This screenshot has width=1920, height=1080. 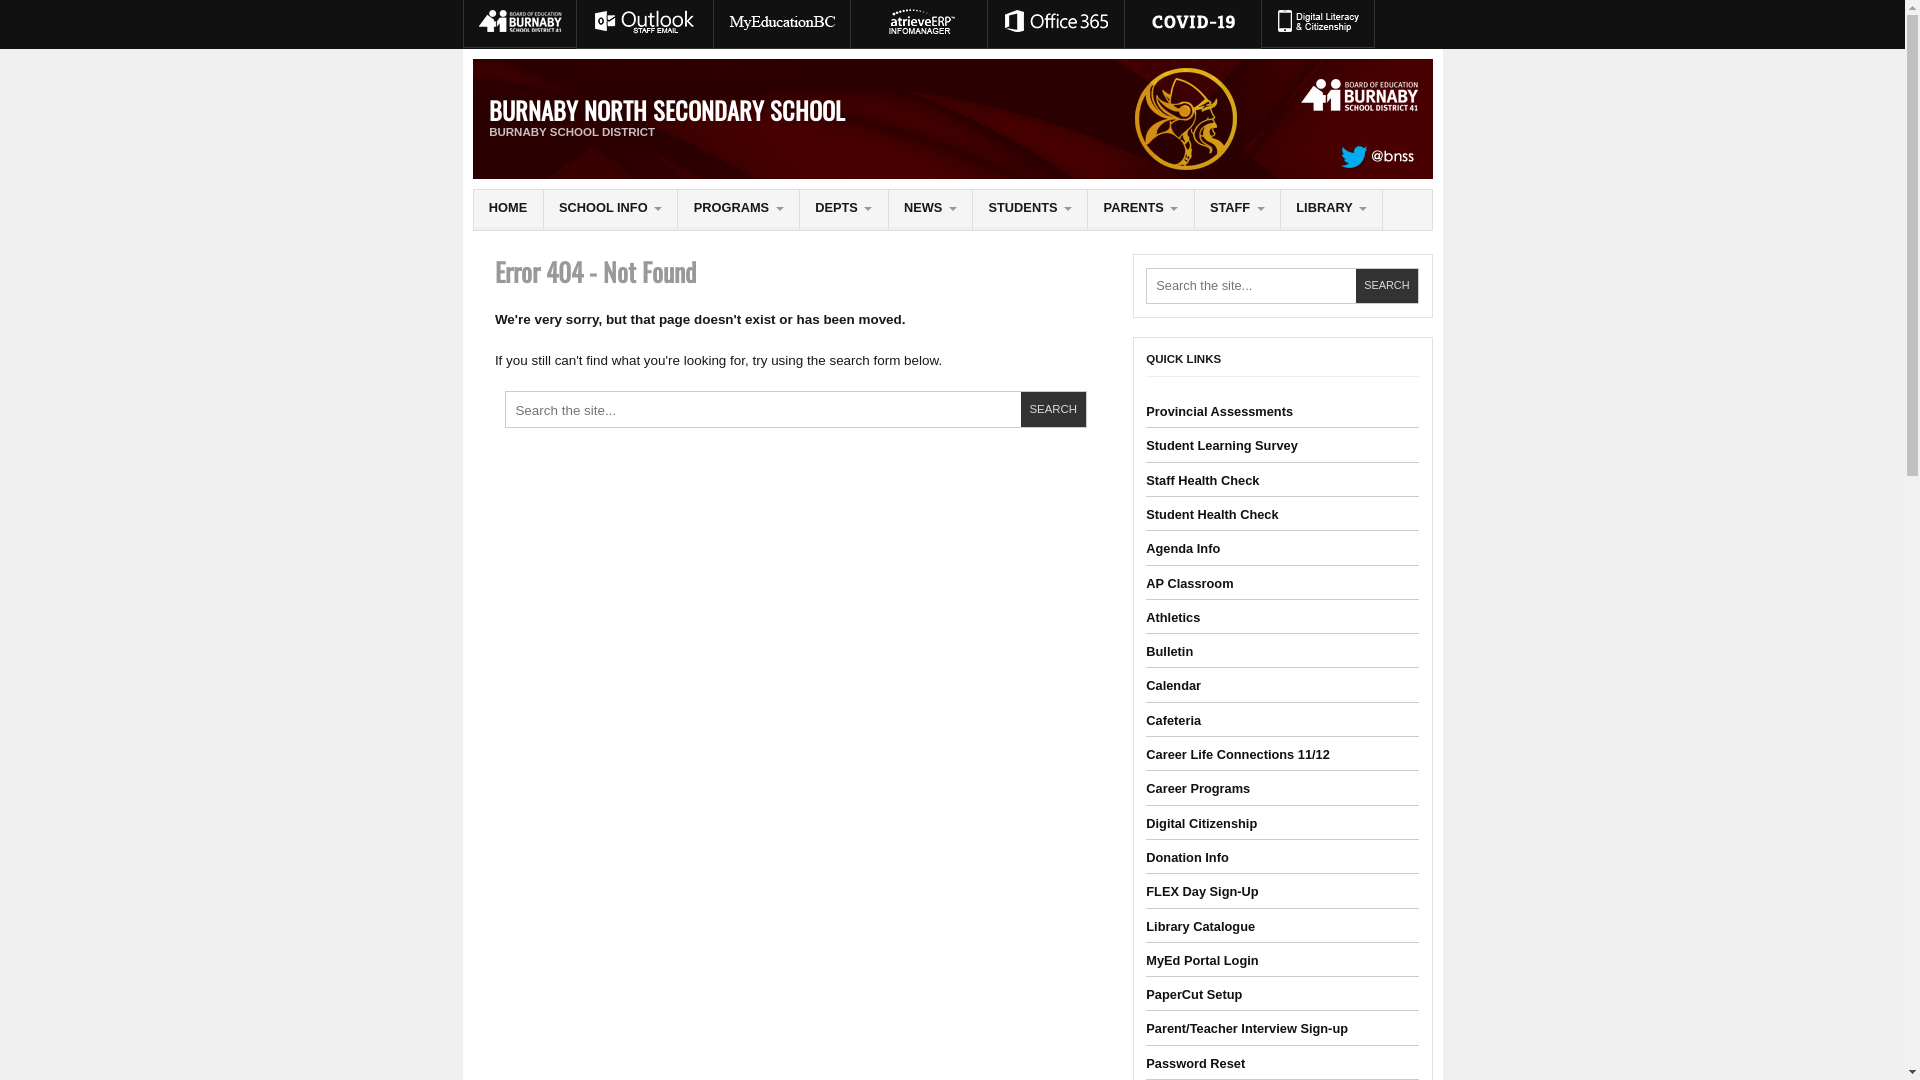 What do you see at coordinates (1200, 890) in the screenshot?
I see `'FLEX Day Sign-Up'` at bounding box center [1200, 890].